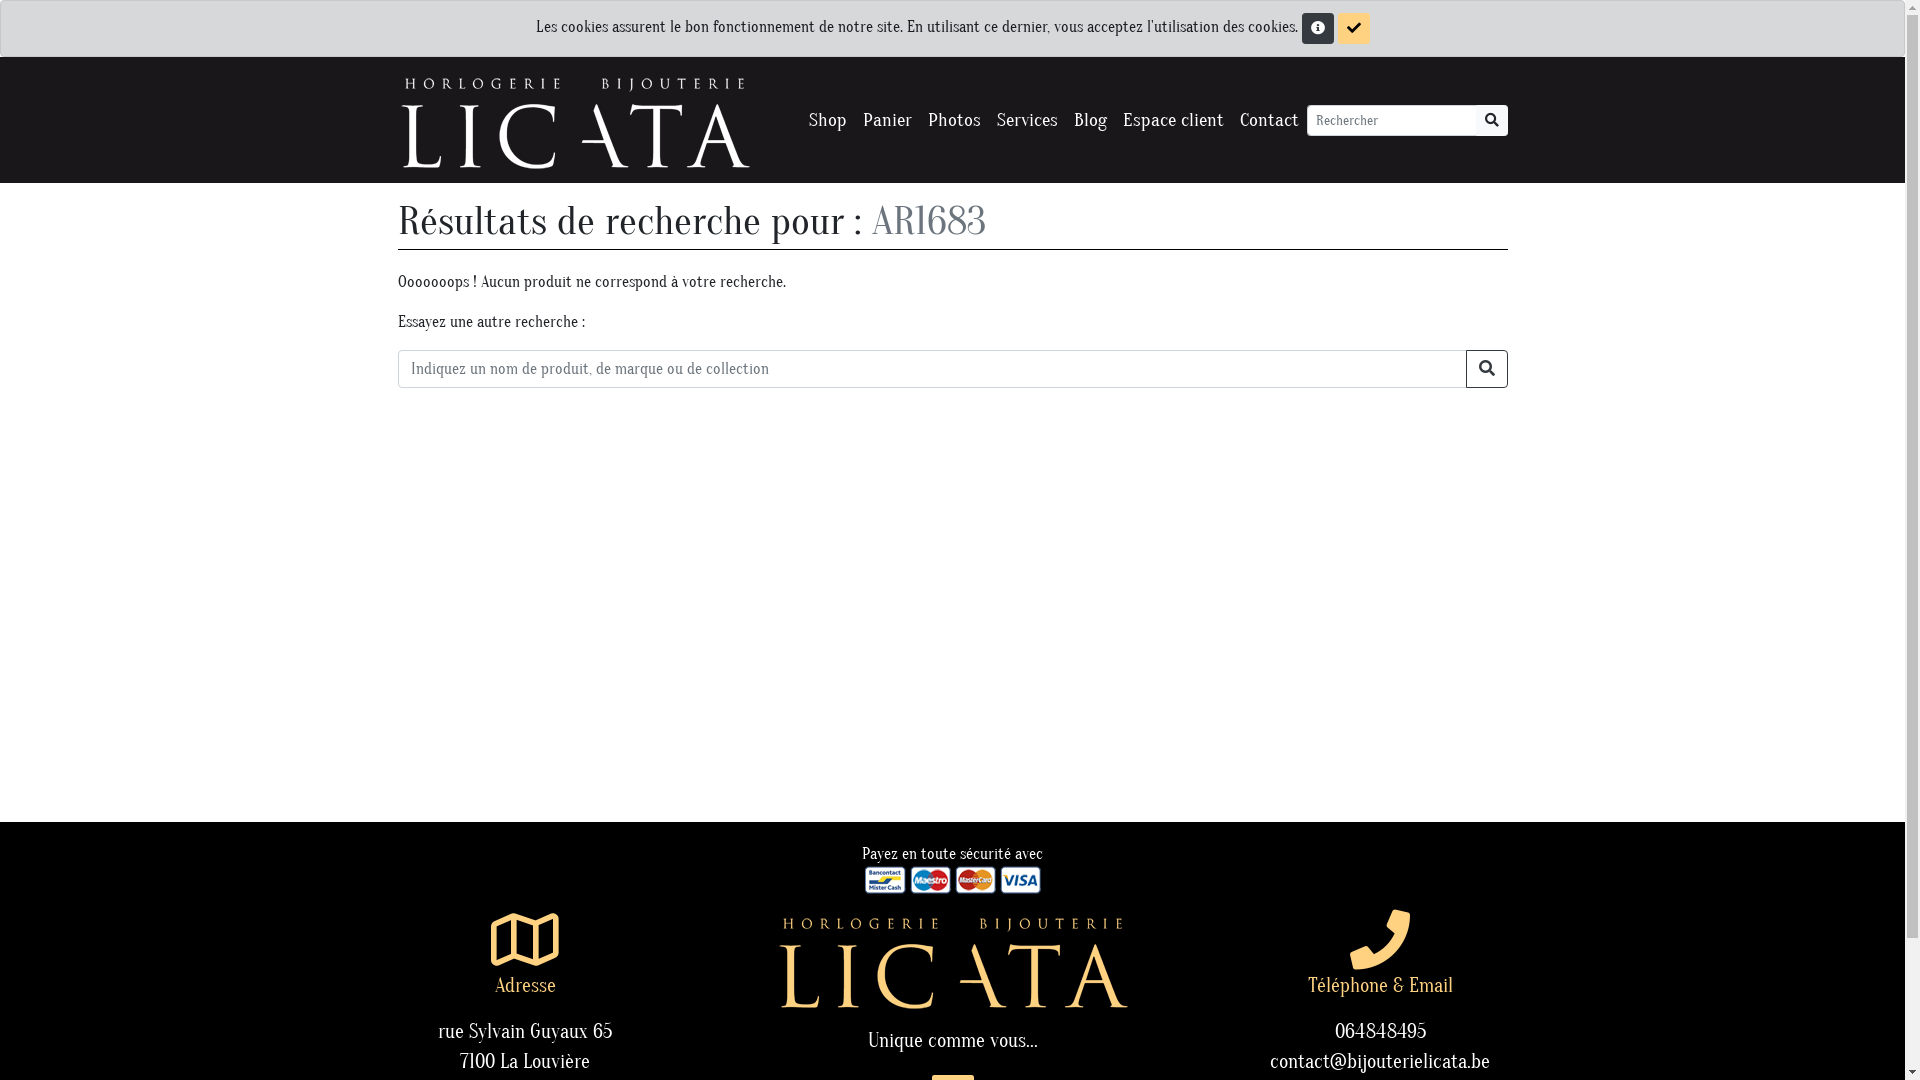  What do you see at coordinates (885, 120) in the screenshot?
I see `'Panier'` at bounding box center [885, 120].